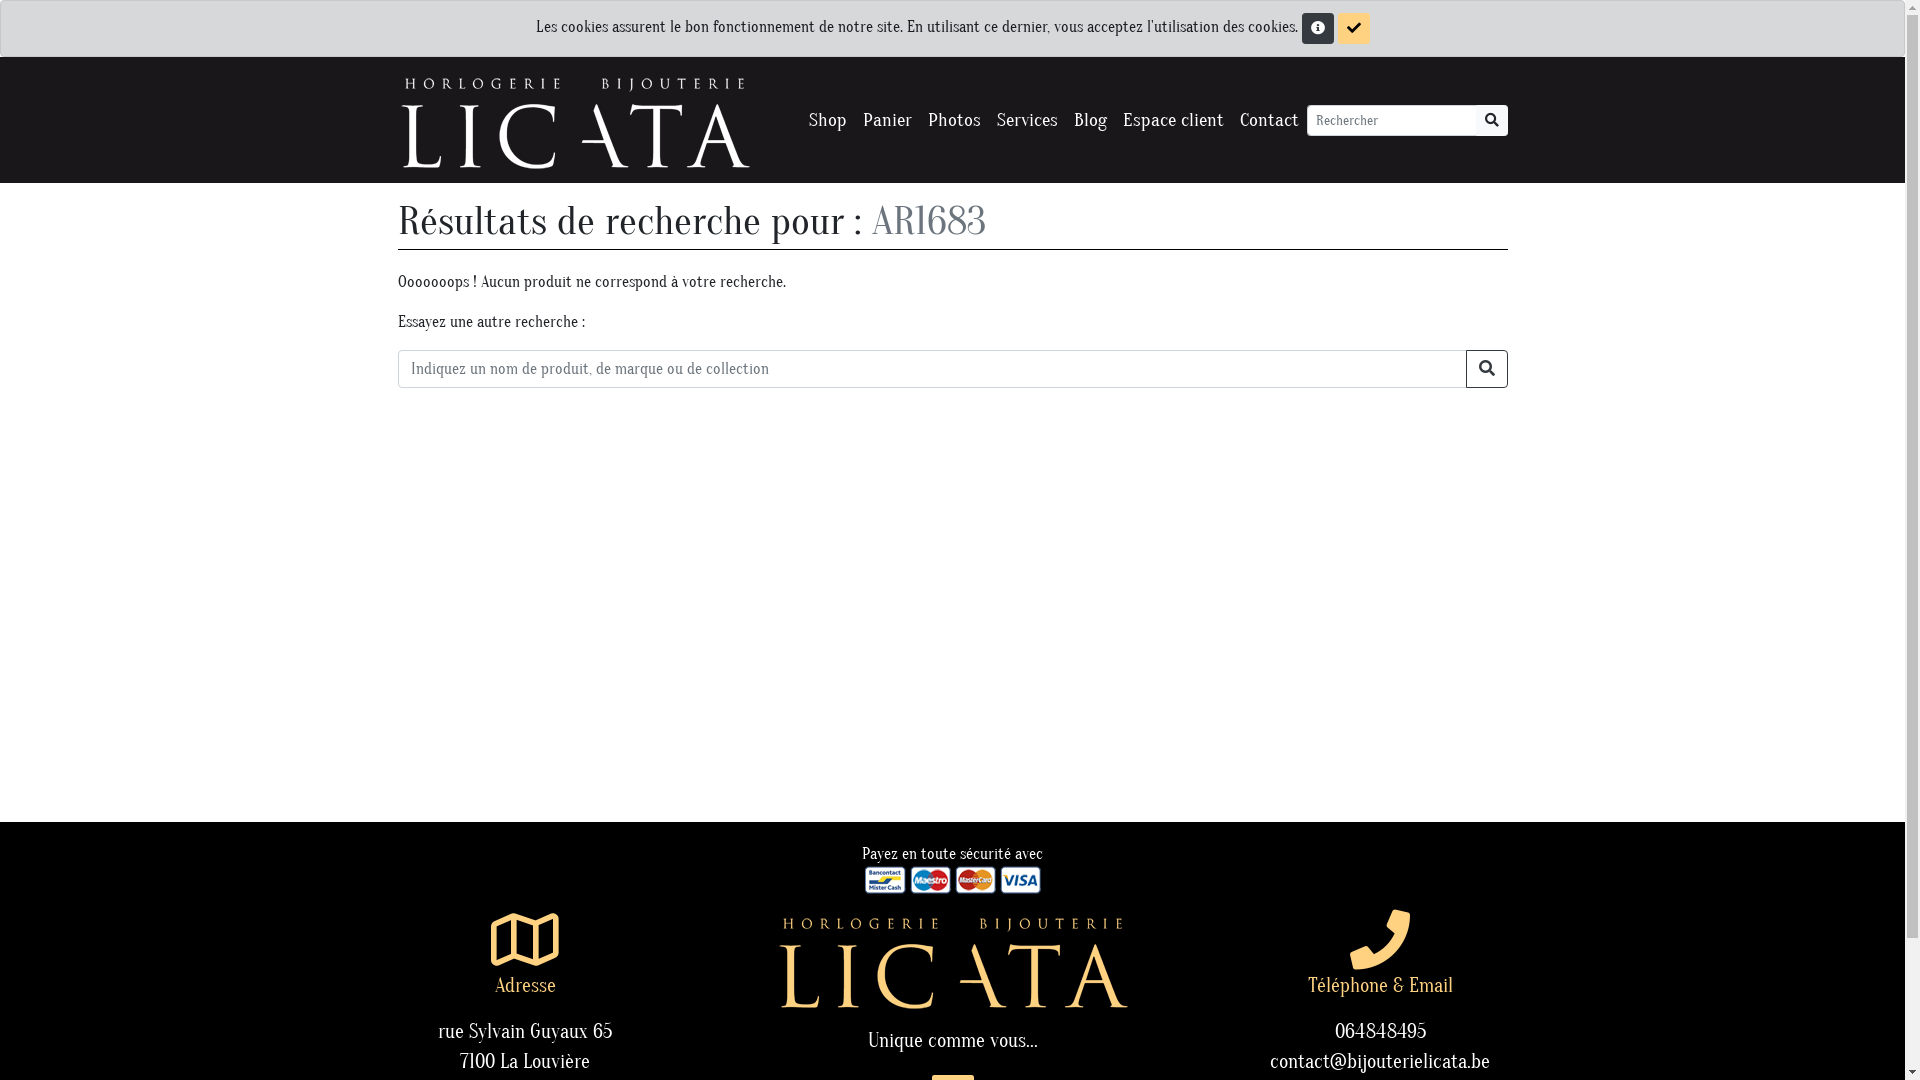  What do you see at coordinates (885, 120) in the screenshot?
I see `'Panier'` at bounding box center [885, 120].